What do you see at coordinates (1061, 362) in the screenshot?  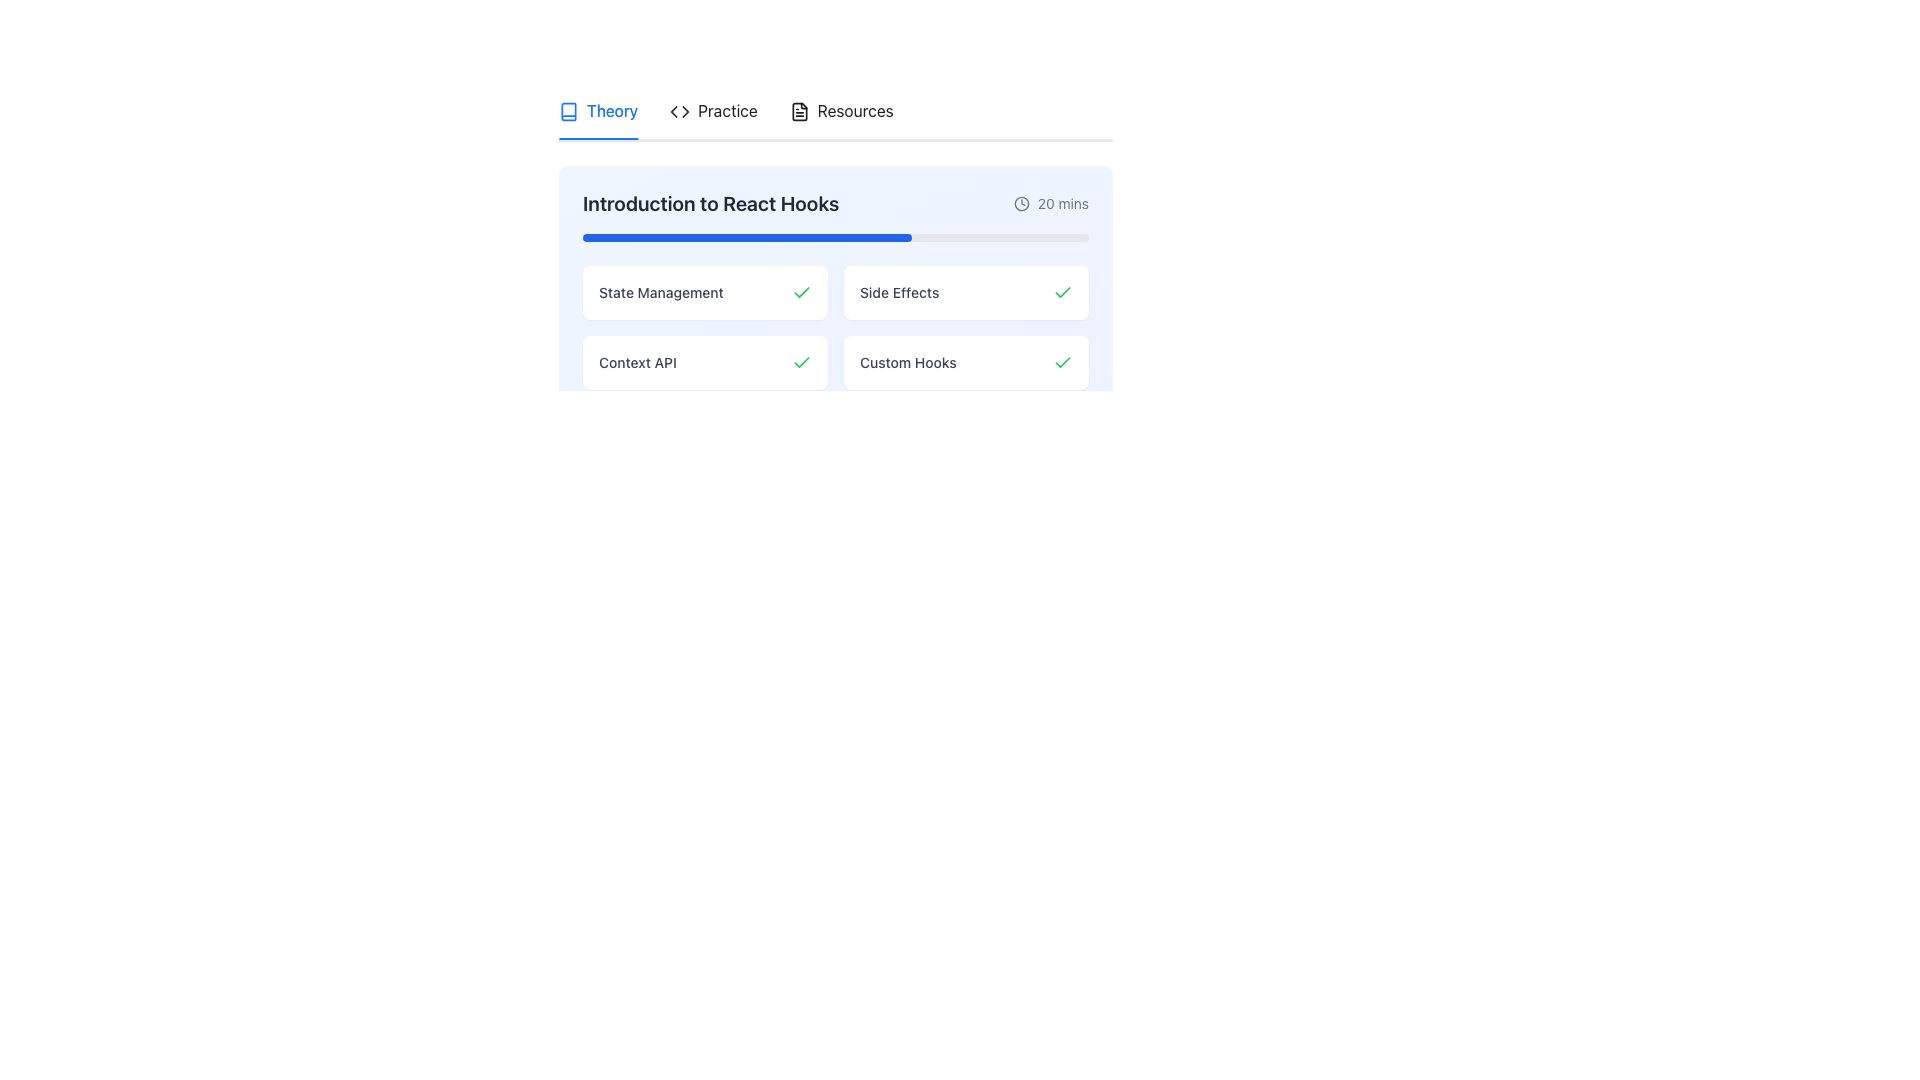 I see `the checkmark icon indicating that 'Custom Hooks' has been marked as completed or selected` at bounding box center [1061, 362].